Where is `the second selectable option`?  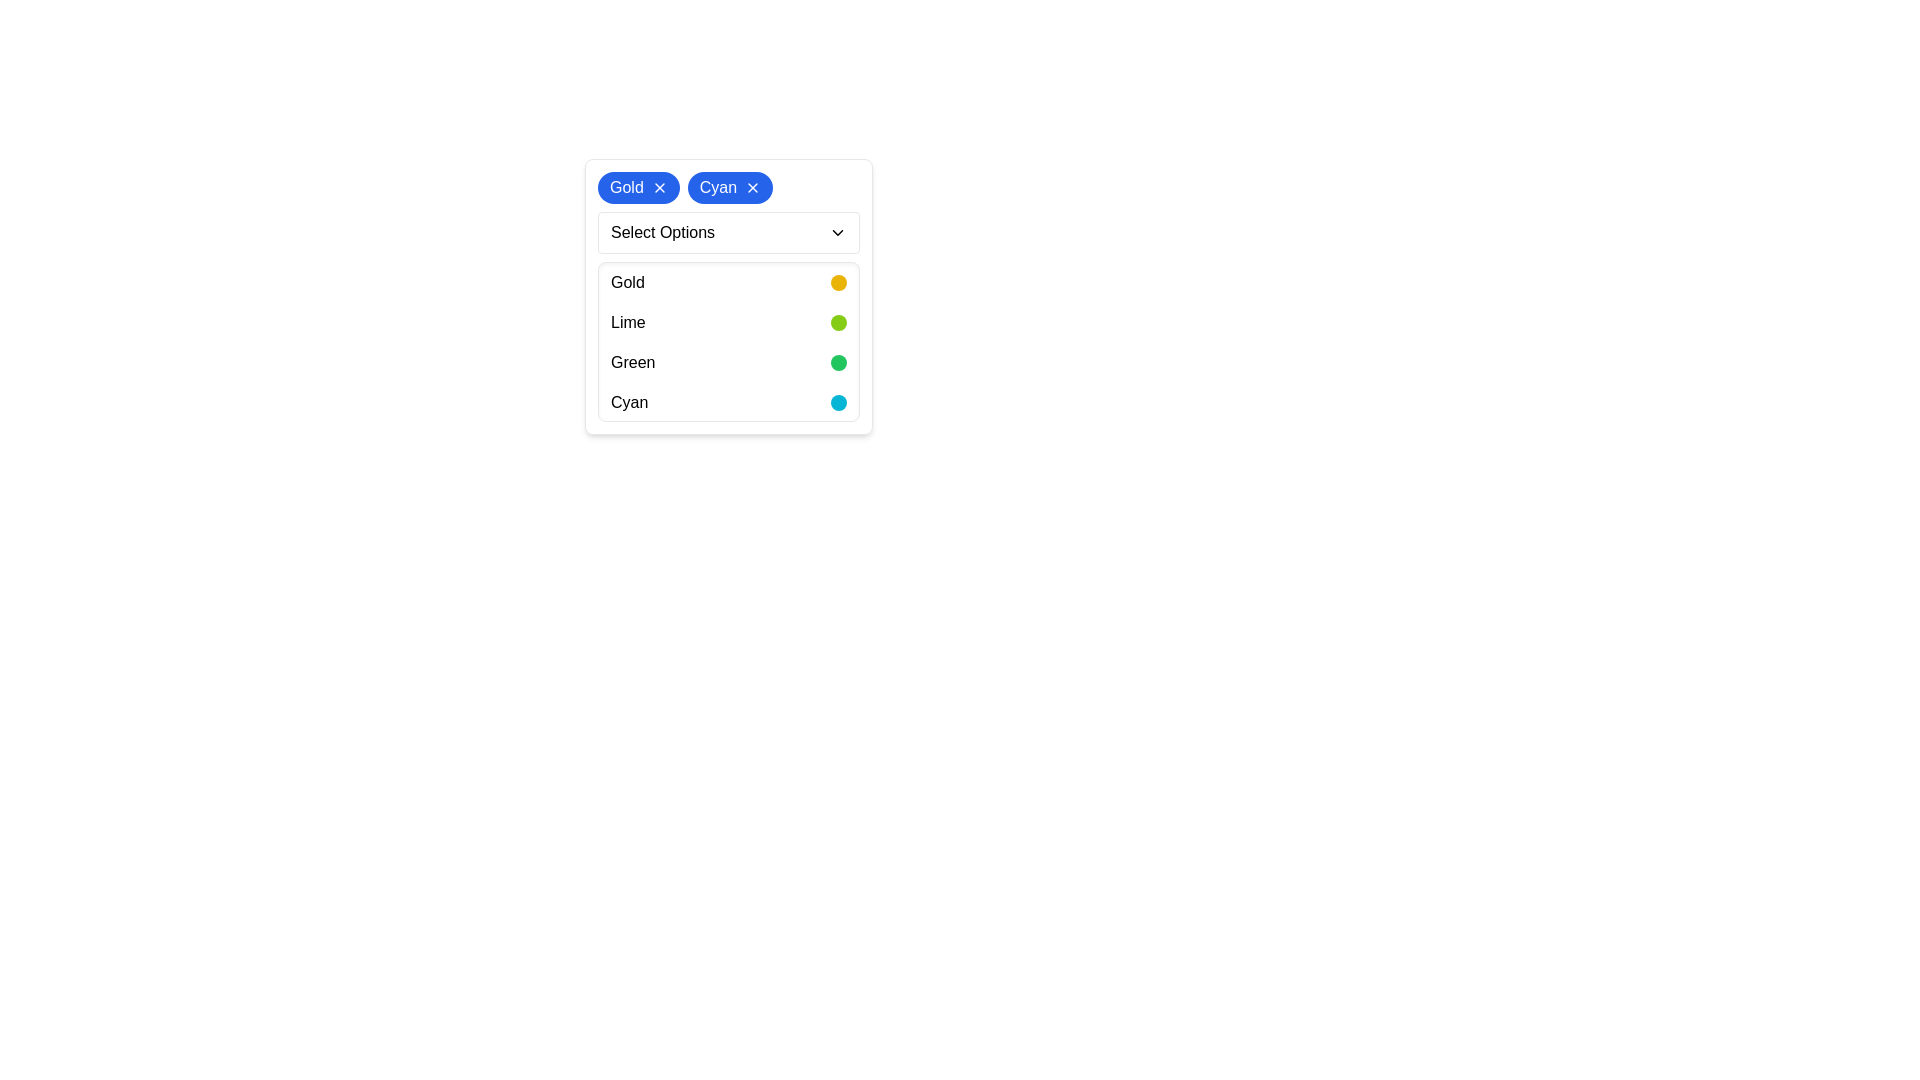 the second selectable option is located at coordinates (728, 322).